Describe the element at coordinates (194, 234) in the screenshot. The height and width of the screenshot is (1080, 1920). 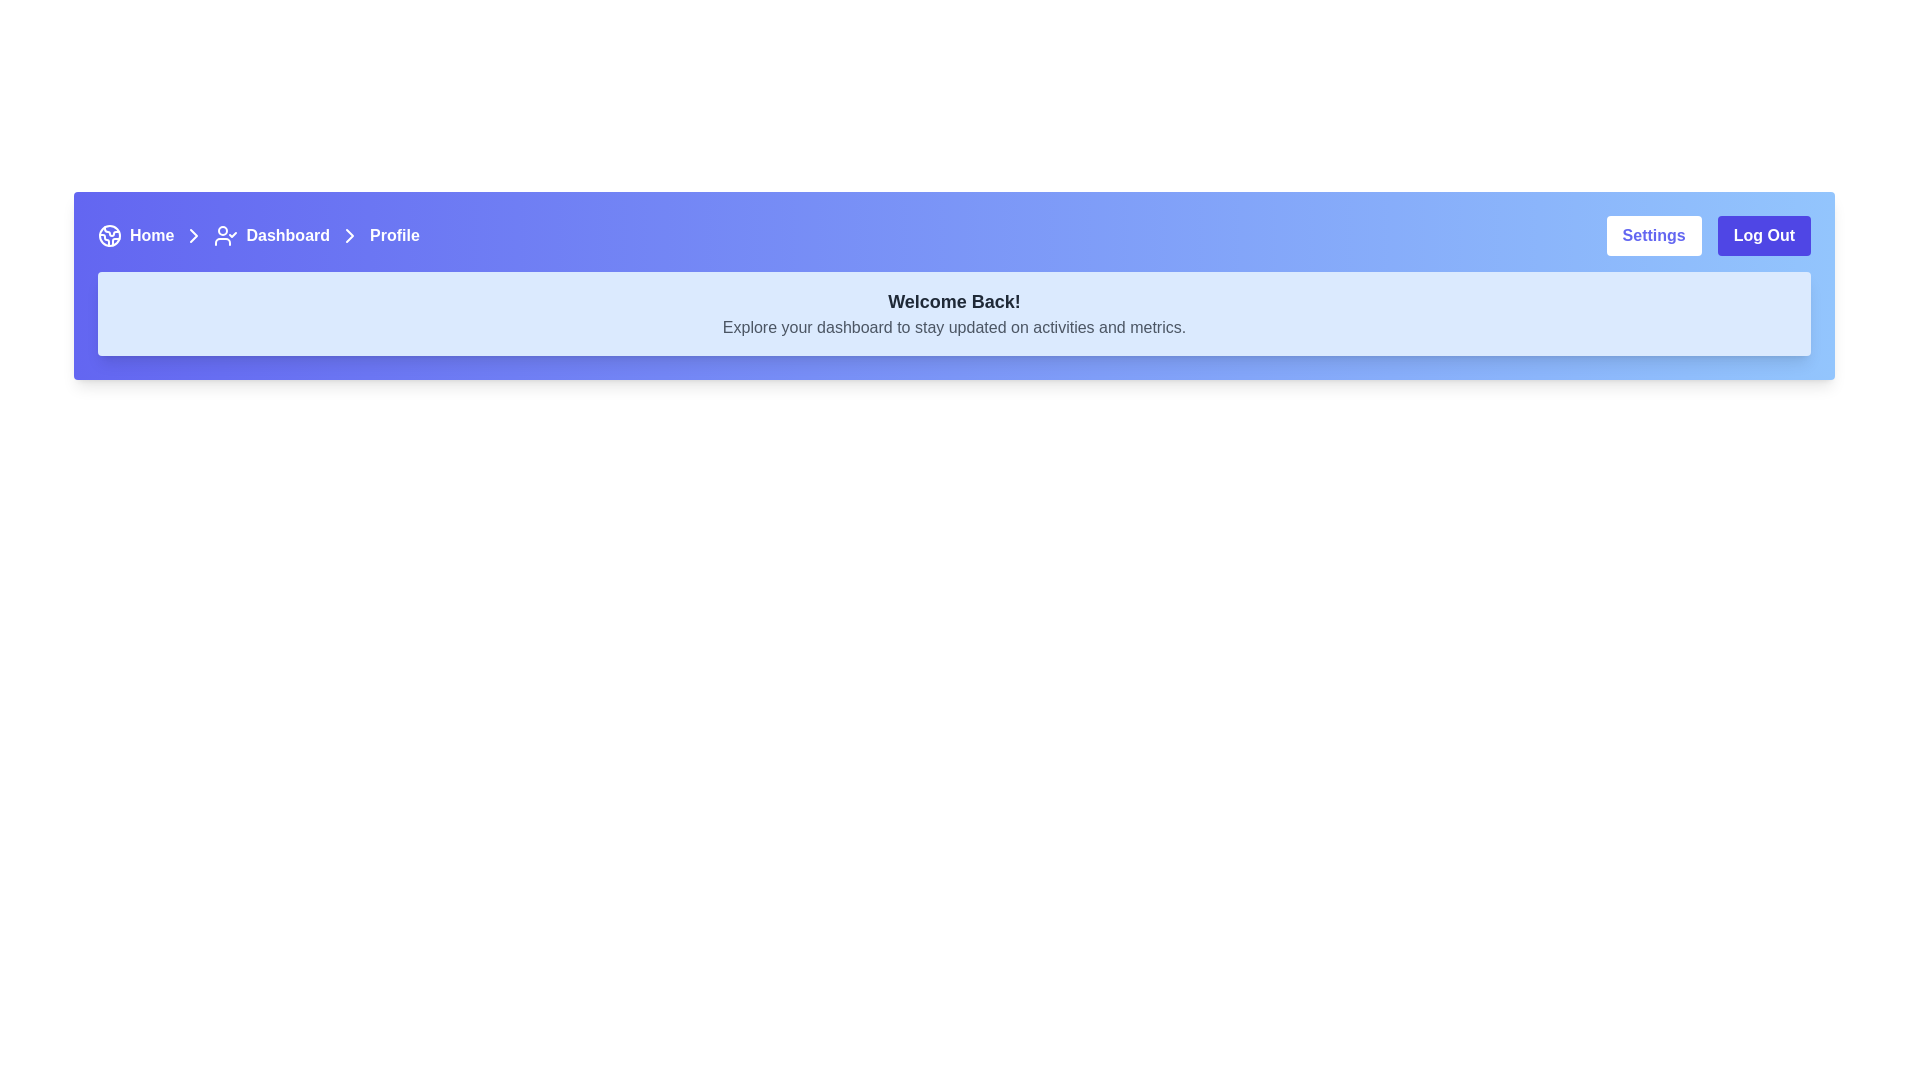
I see `the rightward chevron icon in the breadcrumb navigation bar that separates 'Home' from the next section` at that location.